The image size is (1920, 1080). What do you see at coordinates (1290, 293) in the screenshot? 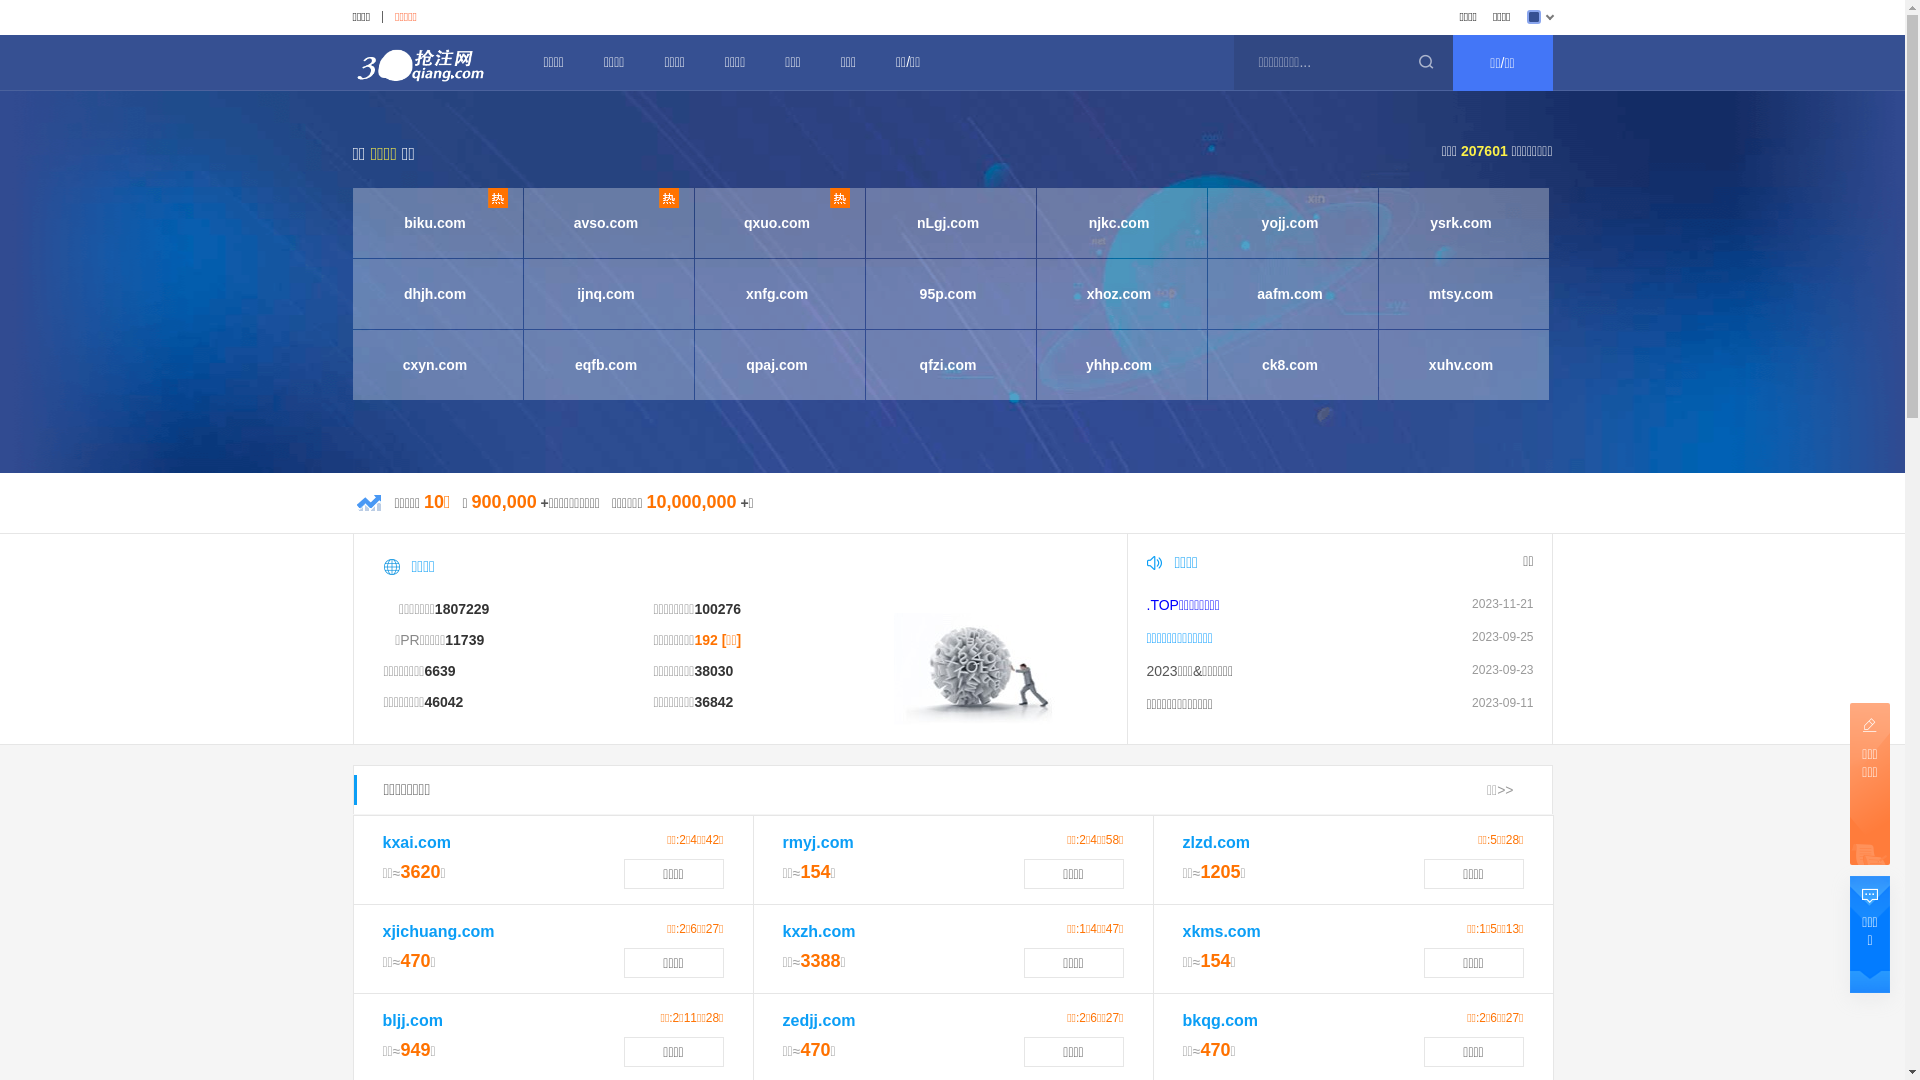
I see `'aafm.com'` at bounding box center [1290, 293].